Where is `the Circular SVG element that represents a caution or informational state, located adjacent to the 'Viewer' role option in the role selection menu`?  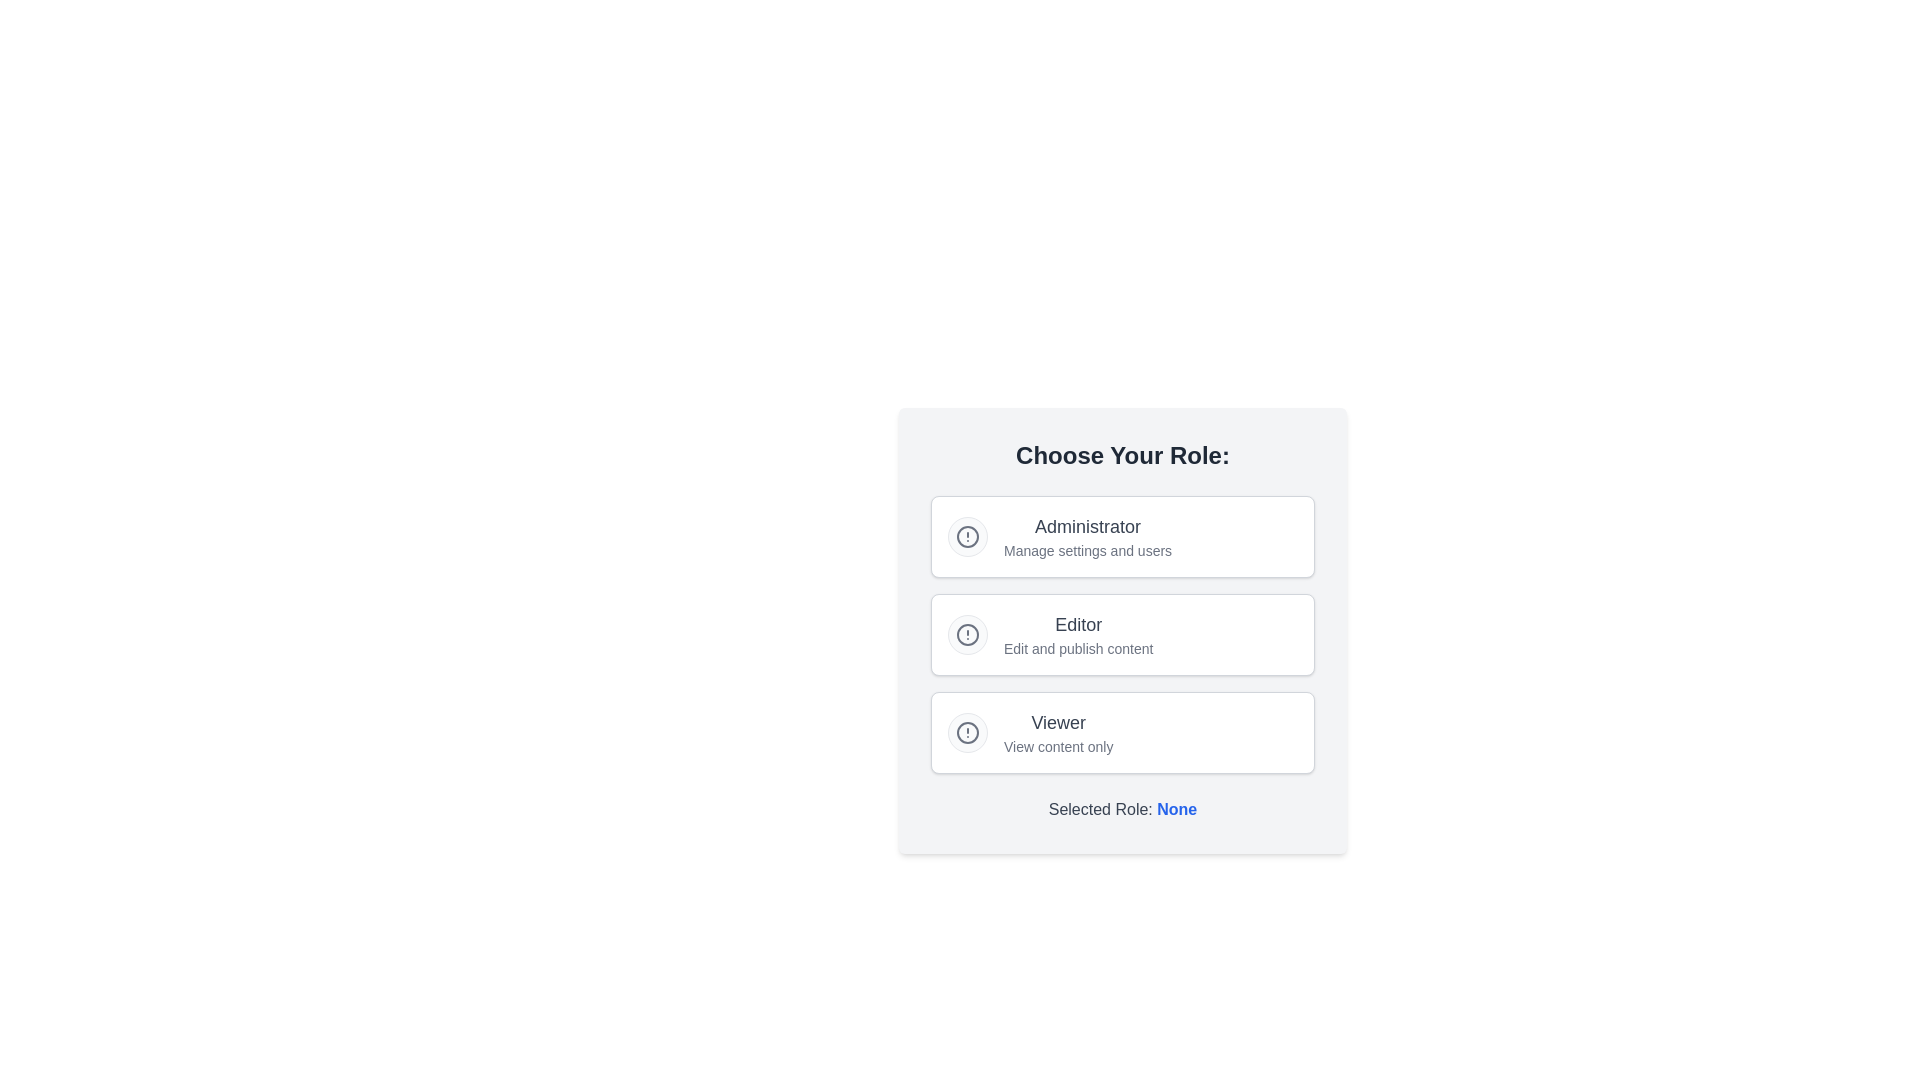
the Circular SVG element that represents a caution or informational state, located adjacent to the 'Viewer' role option in the role selection menu is located at coordinates (968, 732).